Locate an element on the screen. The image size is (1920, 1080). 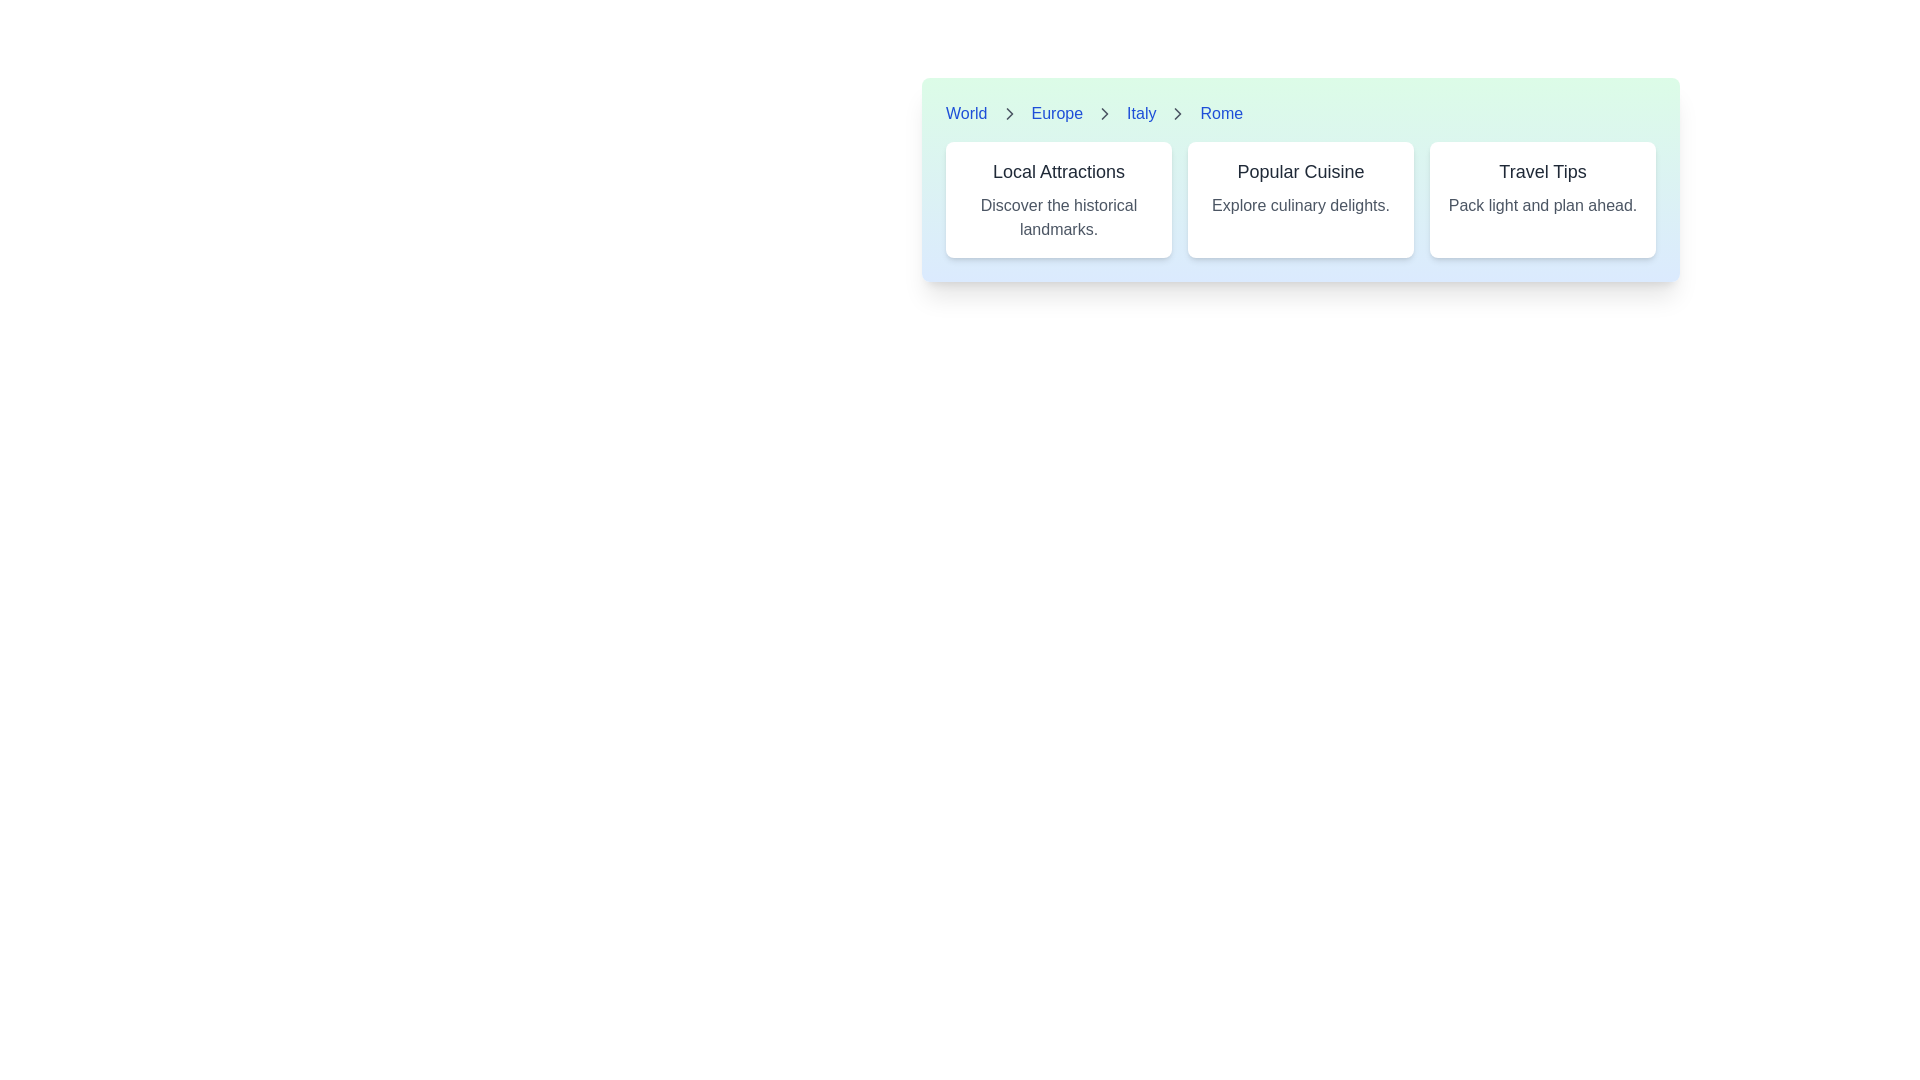
the text of the Informational Card titled 'Popular Cuisine' which has a white background and rounded corners, located in the center of the three-column grid layout is located at coordinates (1300, 200).